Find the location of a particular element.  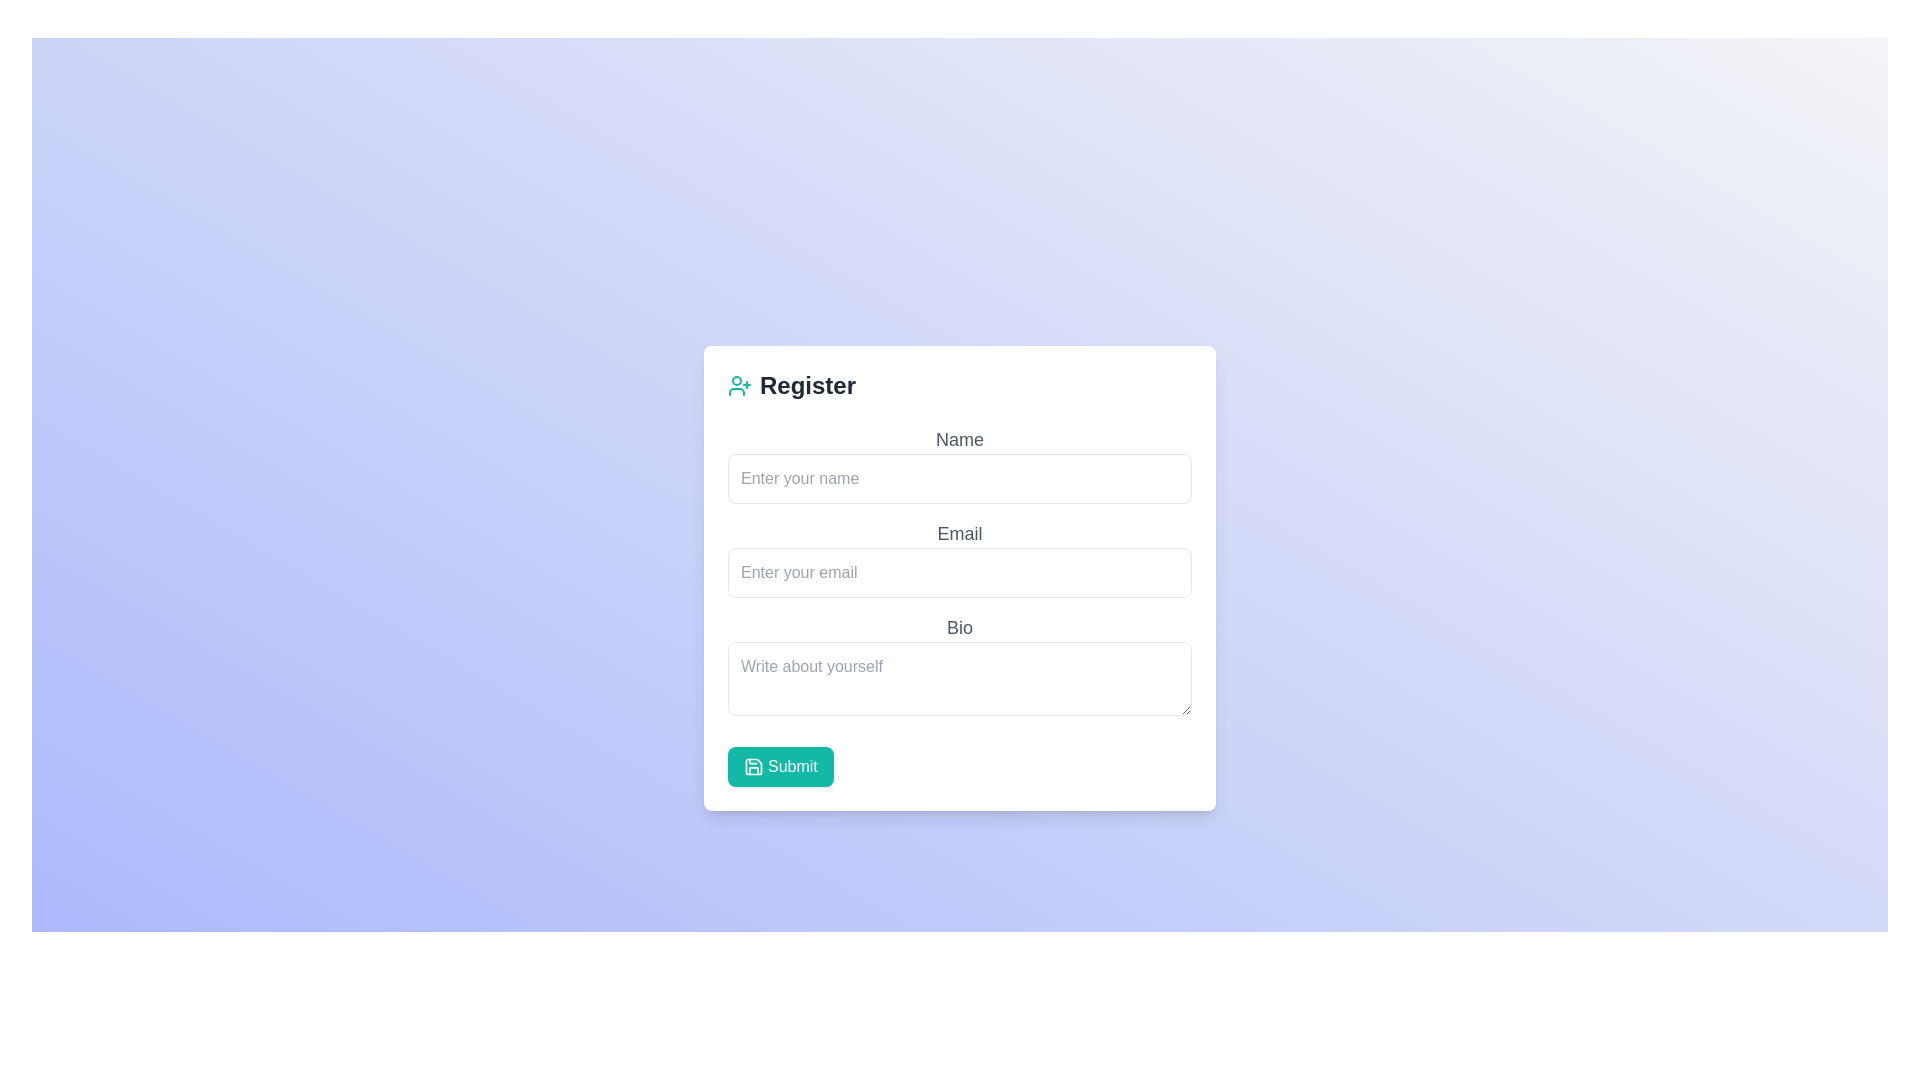

the 'Email' text label, which is styled with a larger gray font and positioned above the email input field in the registration form is located at coordinates (960, 532).